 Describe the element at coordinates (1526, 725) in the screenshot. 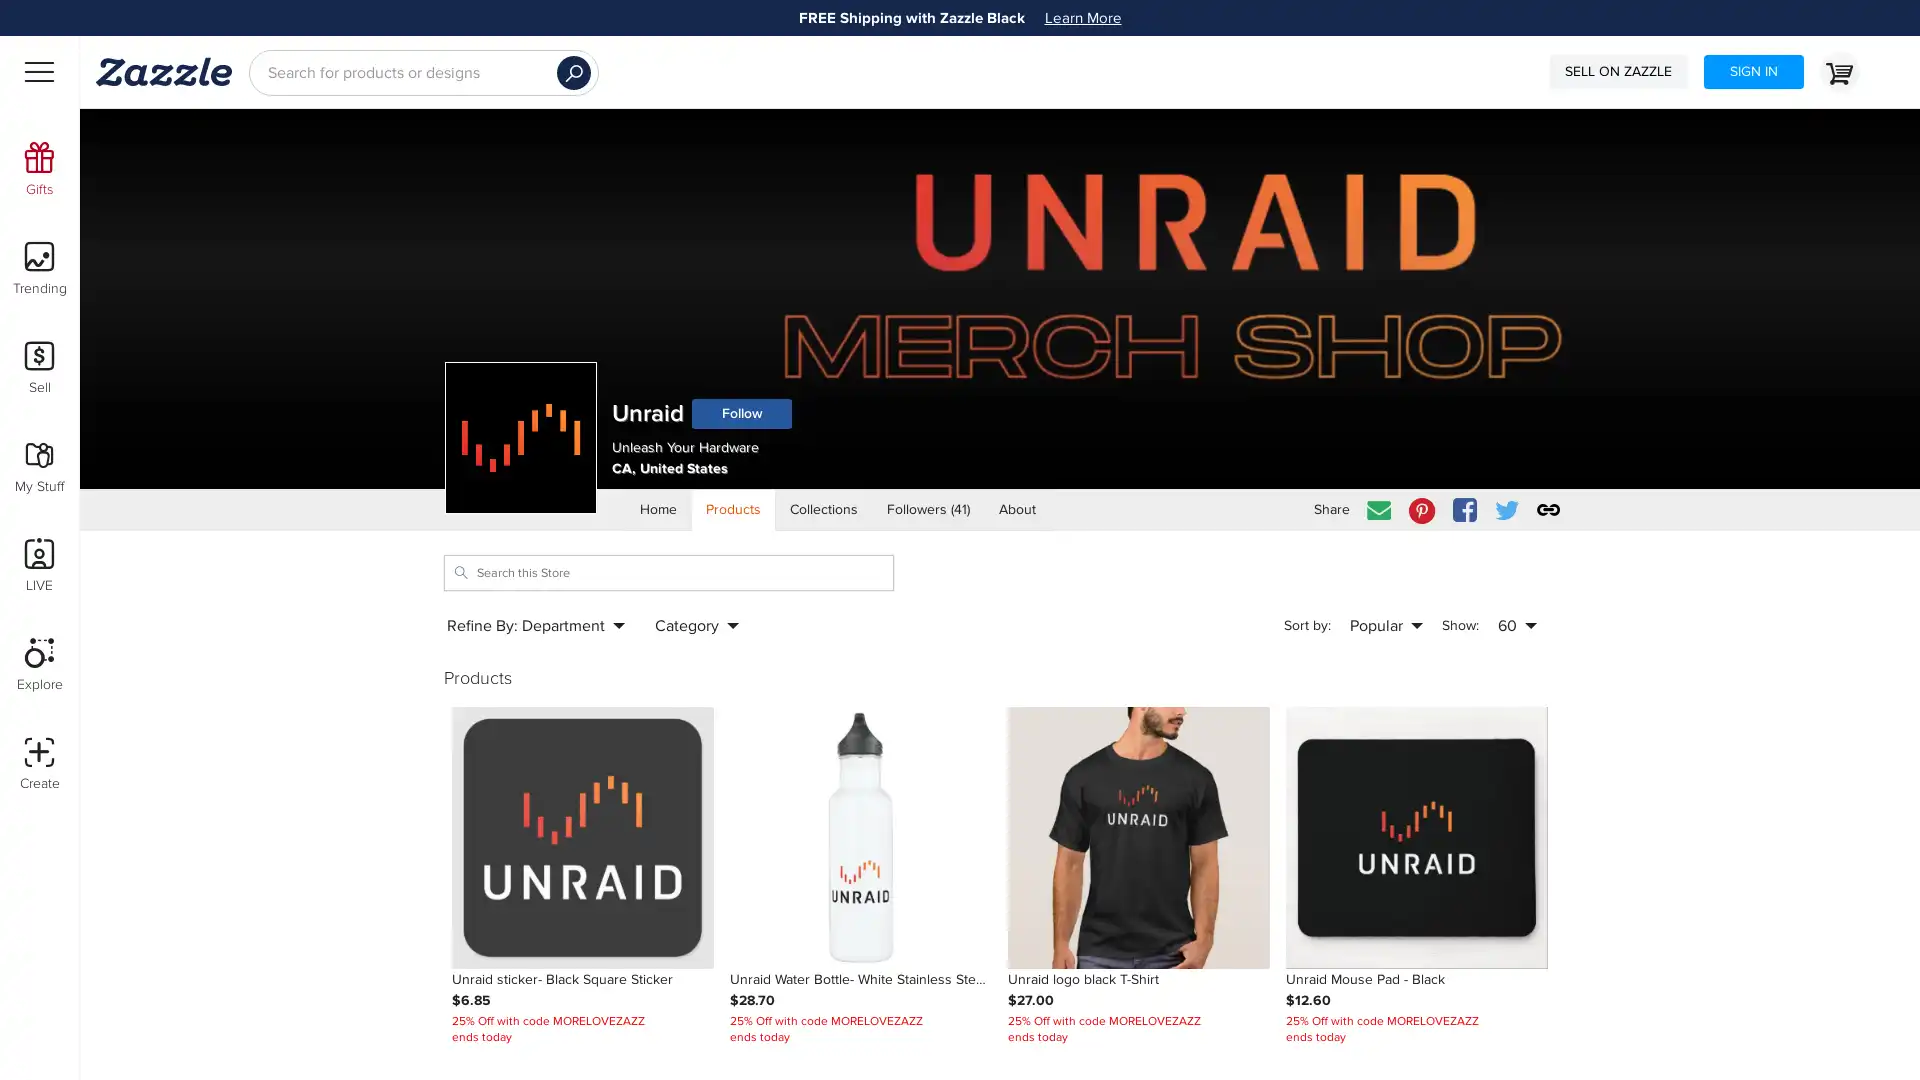

I see `Like` at that location.